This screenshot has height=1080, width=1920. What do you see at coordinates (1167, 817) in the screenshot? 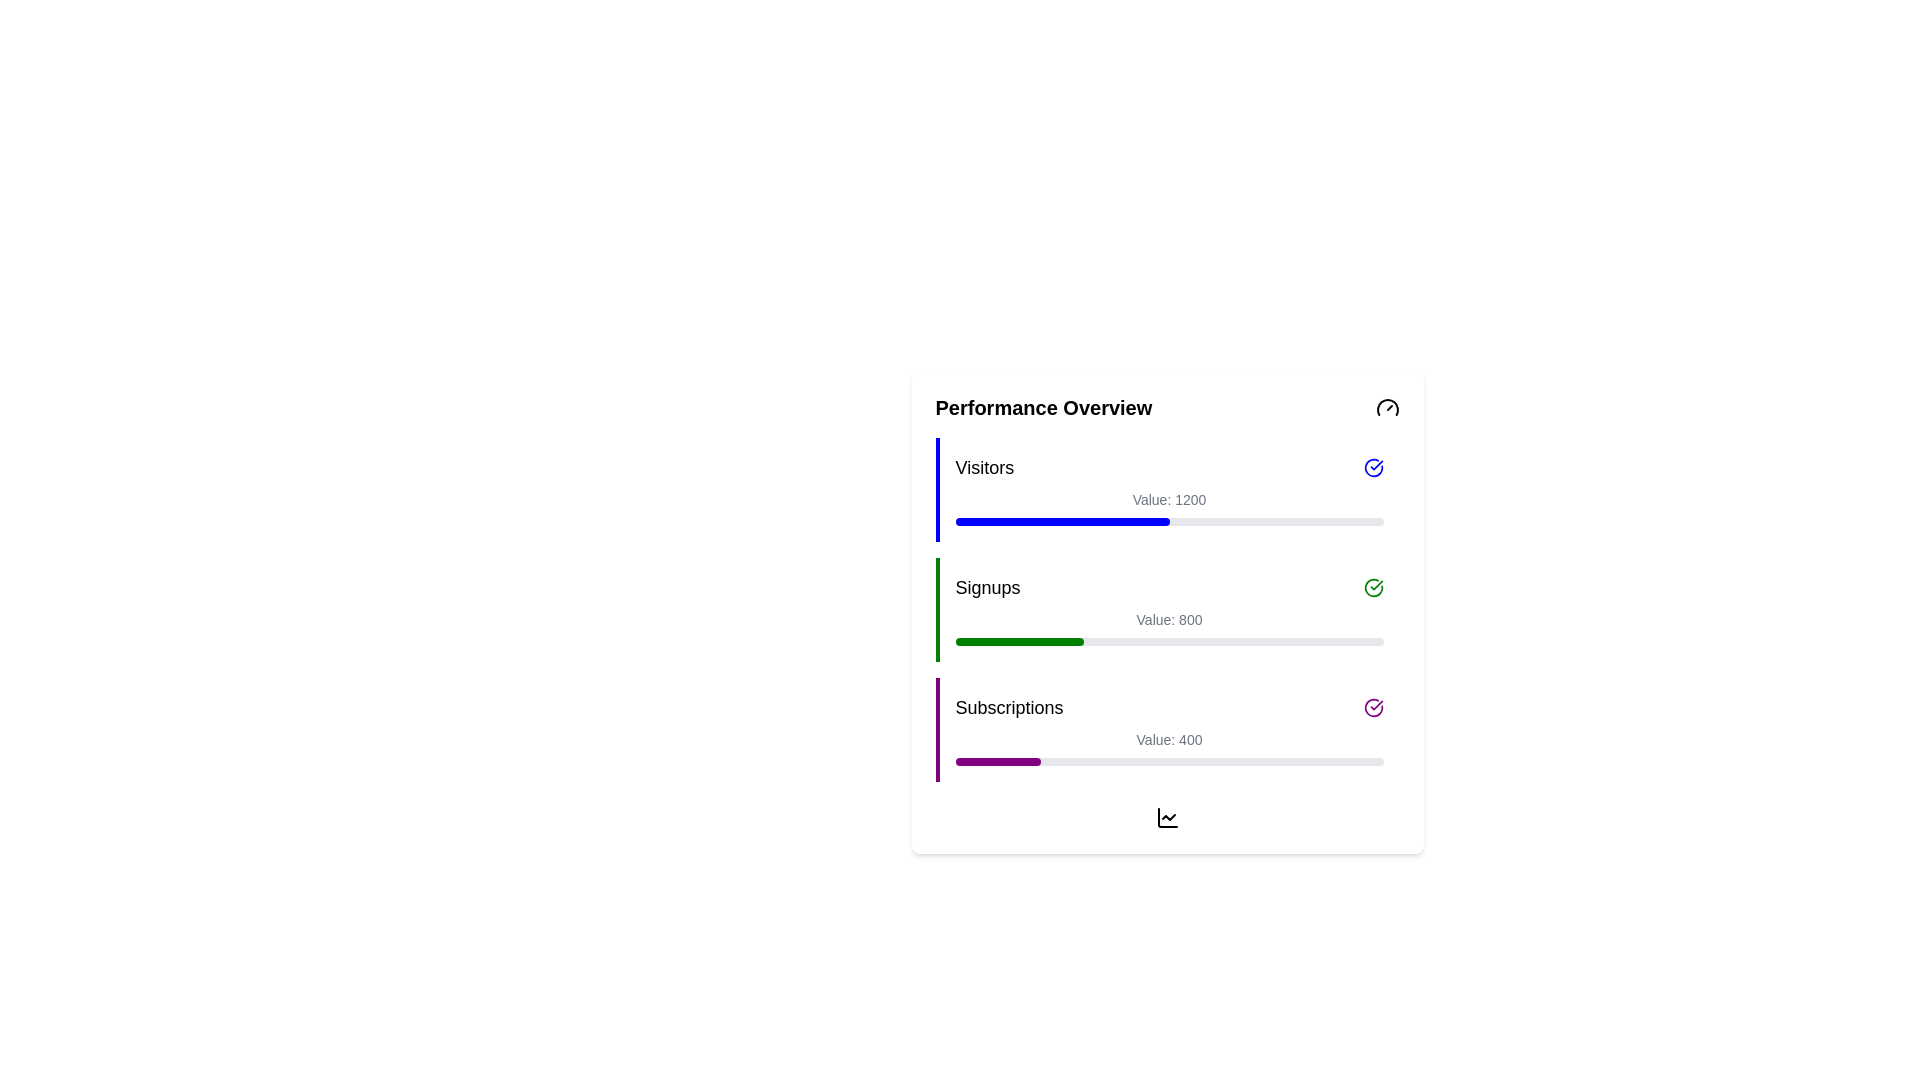
I see `the Icon located at the bottom of the 'Performance Overview' section for interaction` at bounding box center [1167, 817].